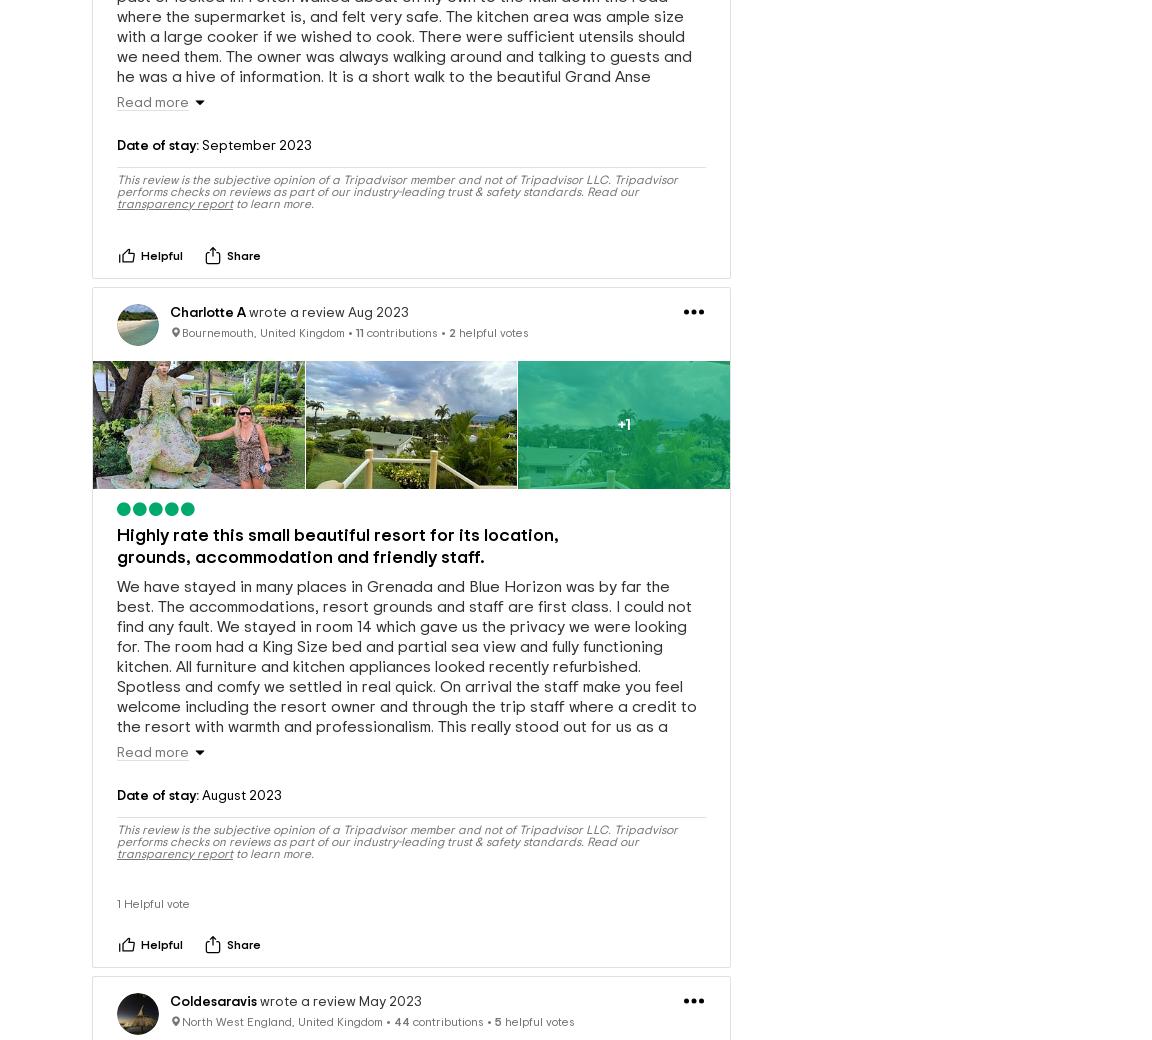 This screenshot has width=1152, height=1040. Describe the element at coordinates (263, 337) in the screenshot. I see `'Bournemouth, United Kingdom'` at that location.